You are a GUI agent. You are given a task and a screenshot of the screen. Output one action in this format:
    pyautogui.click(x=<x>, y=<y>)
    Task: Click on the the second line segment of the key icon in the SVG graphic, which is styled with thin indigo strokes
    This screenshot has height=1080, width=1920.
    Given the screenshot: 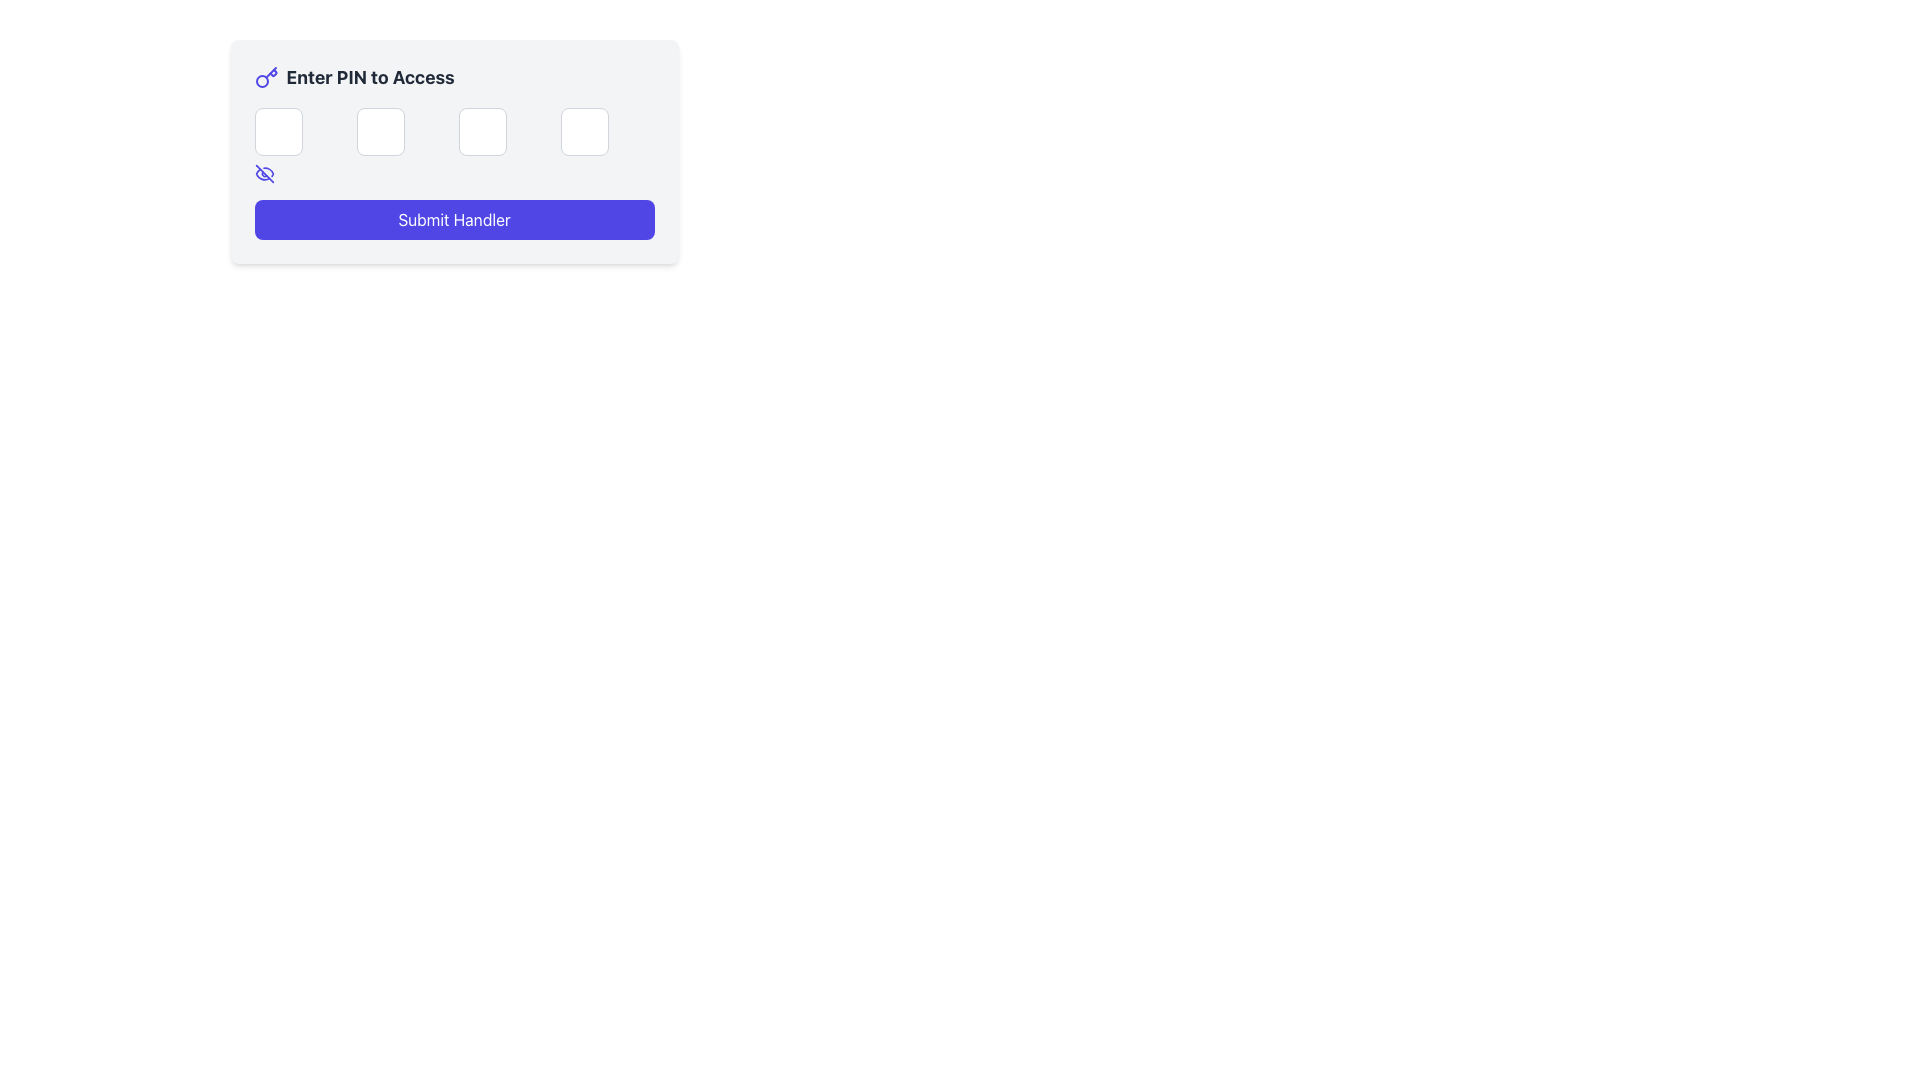 What is the action you would take?
    pyautogui.click(x=269, y=71)
    